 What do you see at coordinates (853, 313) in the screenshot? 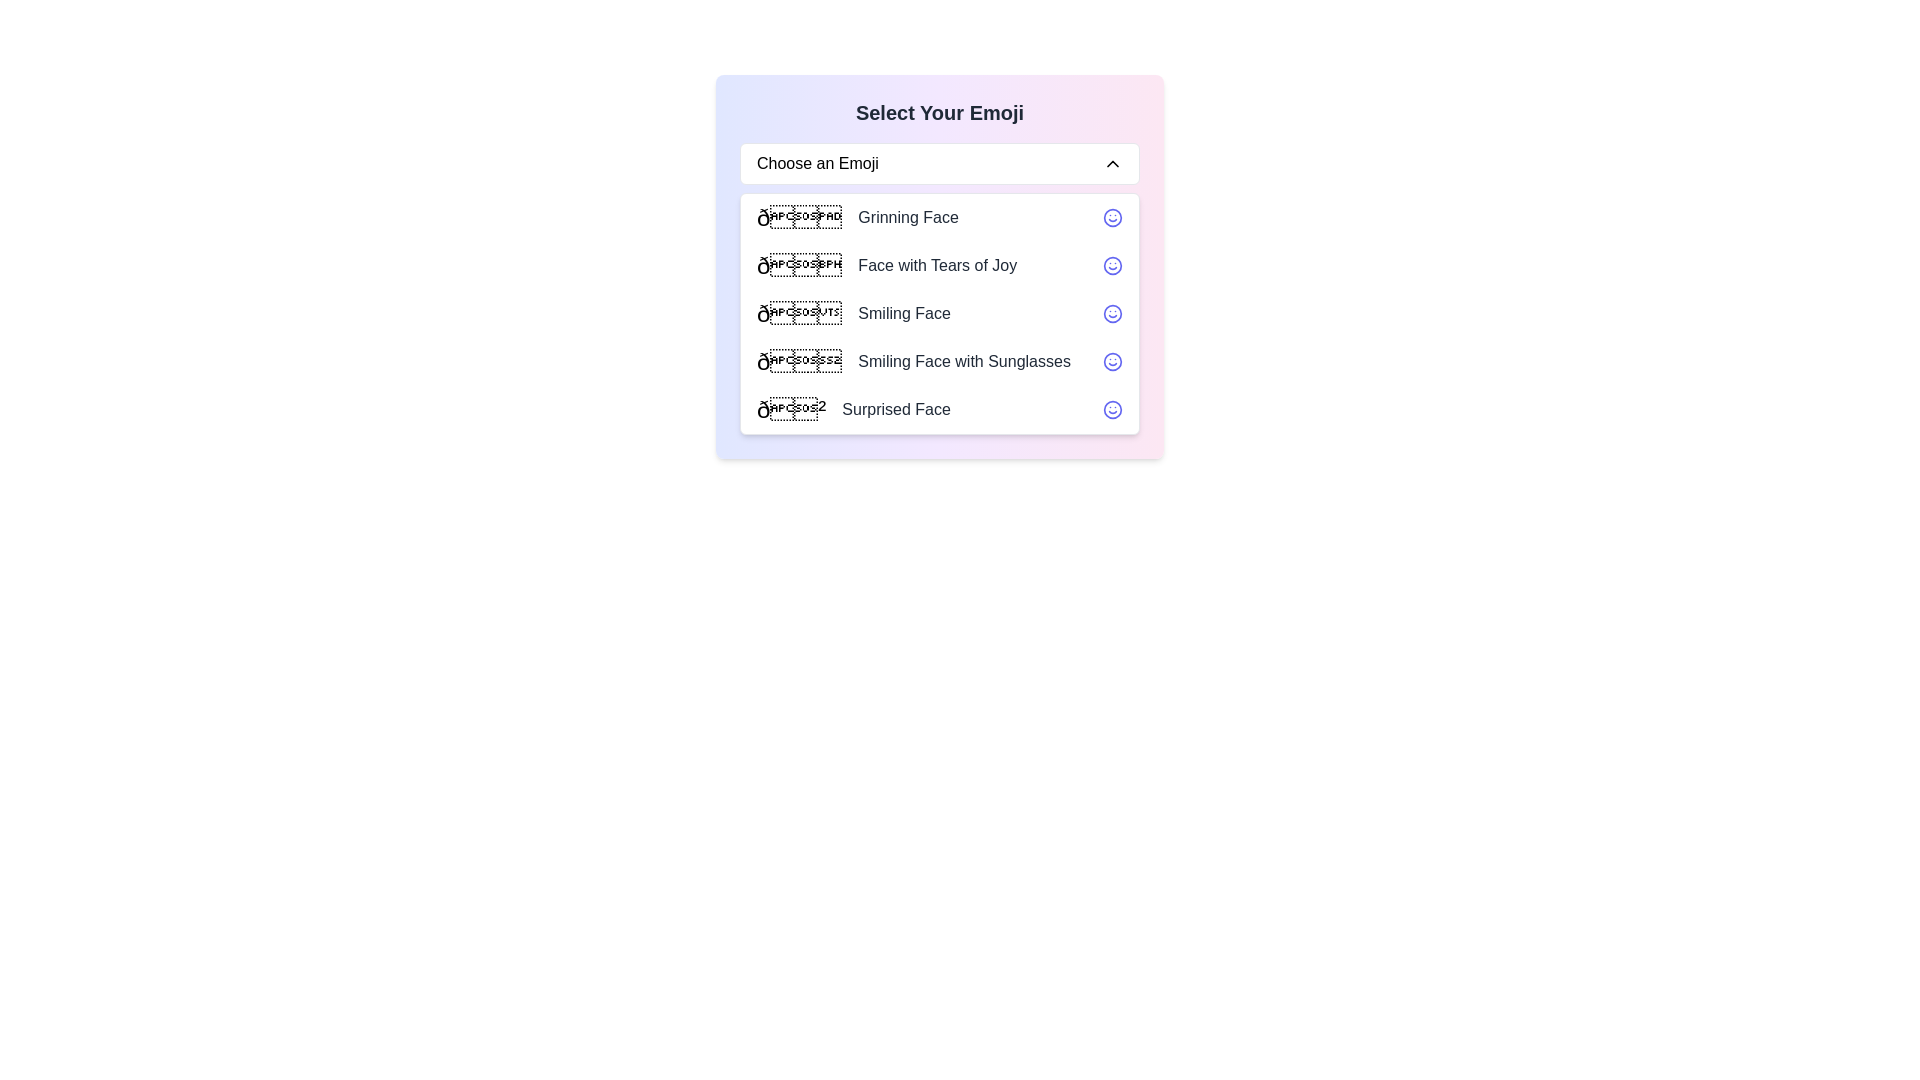
I see `the third emoji option in the emoji selection list, which represents a smiling face and is located in a centered modal, positioned between the 'Face with Tears of Joy' and 'Smiling Face with Sunglasses'` at bounding box center [853, 313].